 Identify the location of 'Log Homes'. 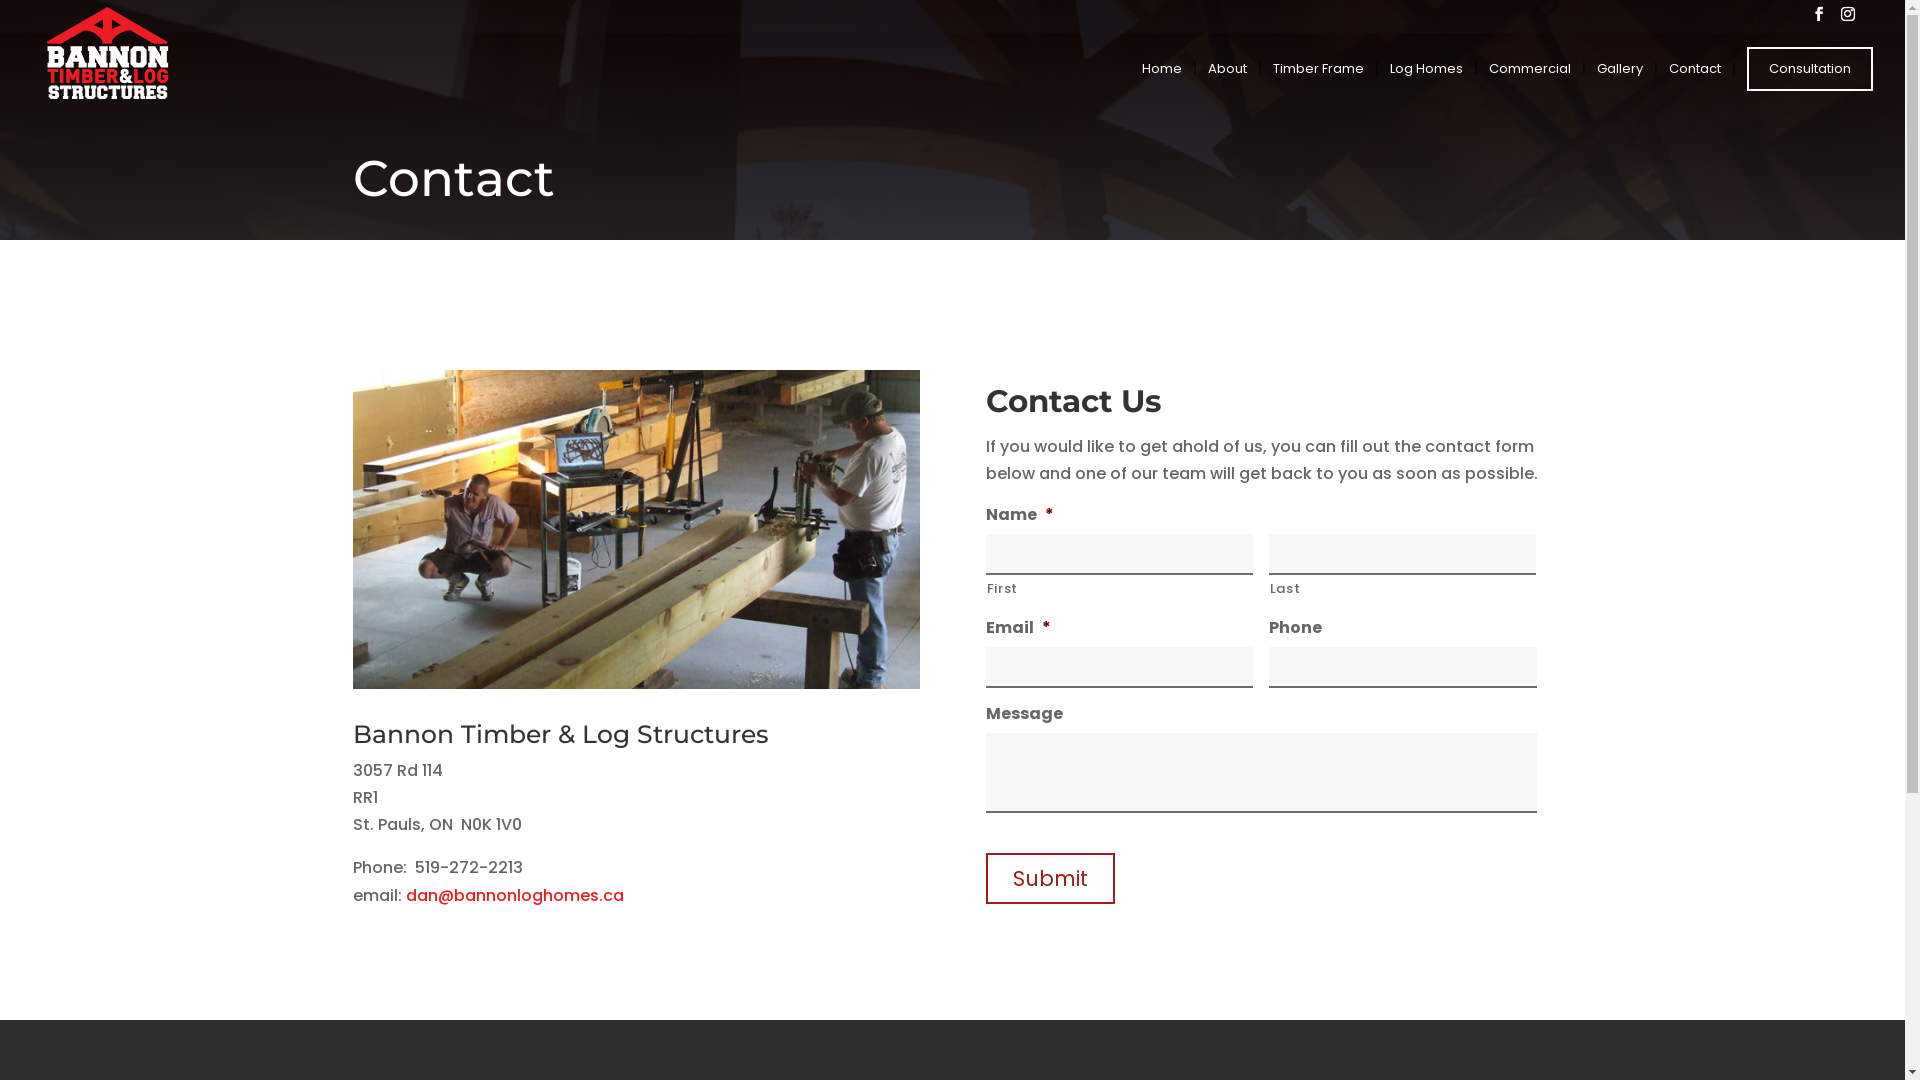
(1425, 82).